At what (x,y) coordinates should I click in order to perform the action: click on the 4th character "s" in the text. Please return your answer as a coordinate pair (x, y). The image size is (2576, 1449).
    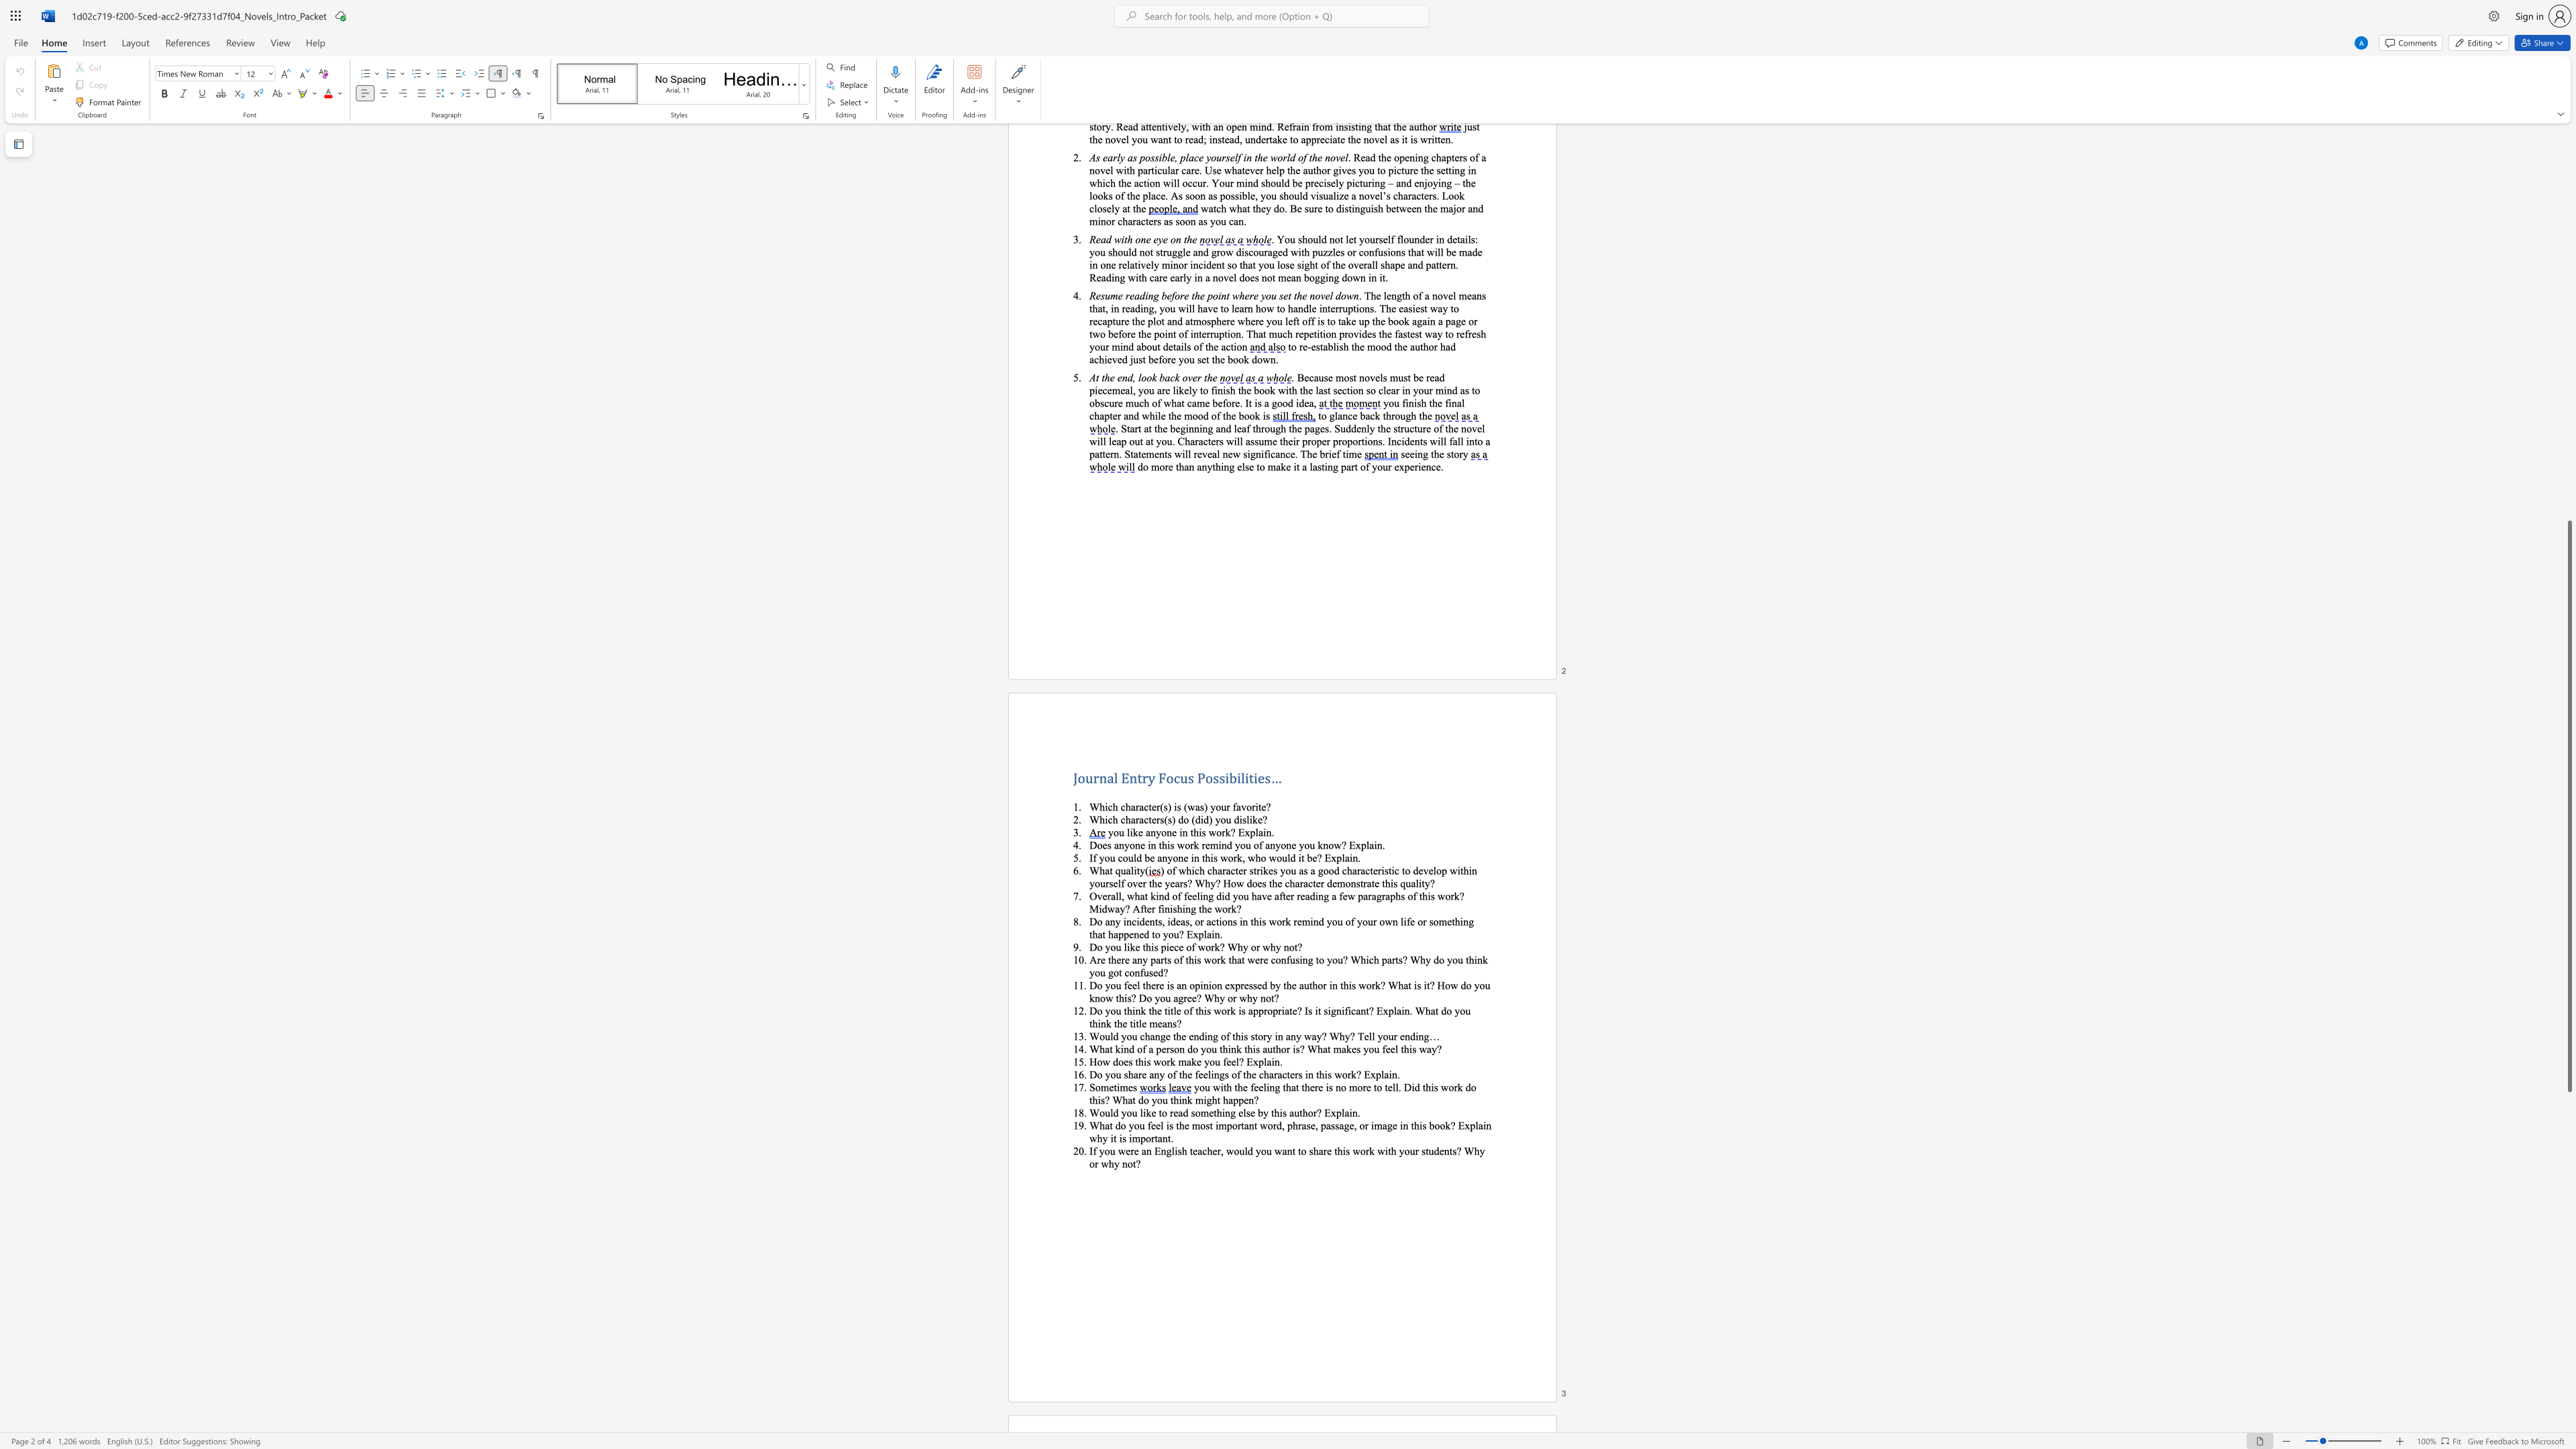
    Looking at the image, I should click on (1385, 869).